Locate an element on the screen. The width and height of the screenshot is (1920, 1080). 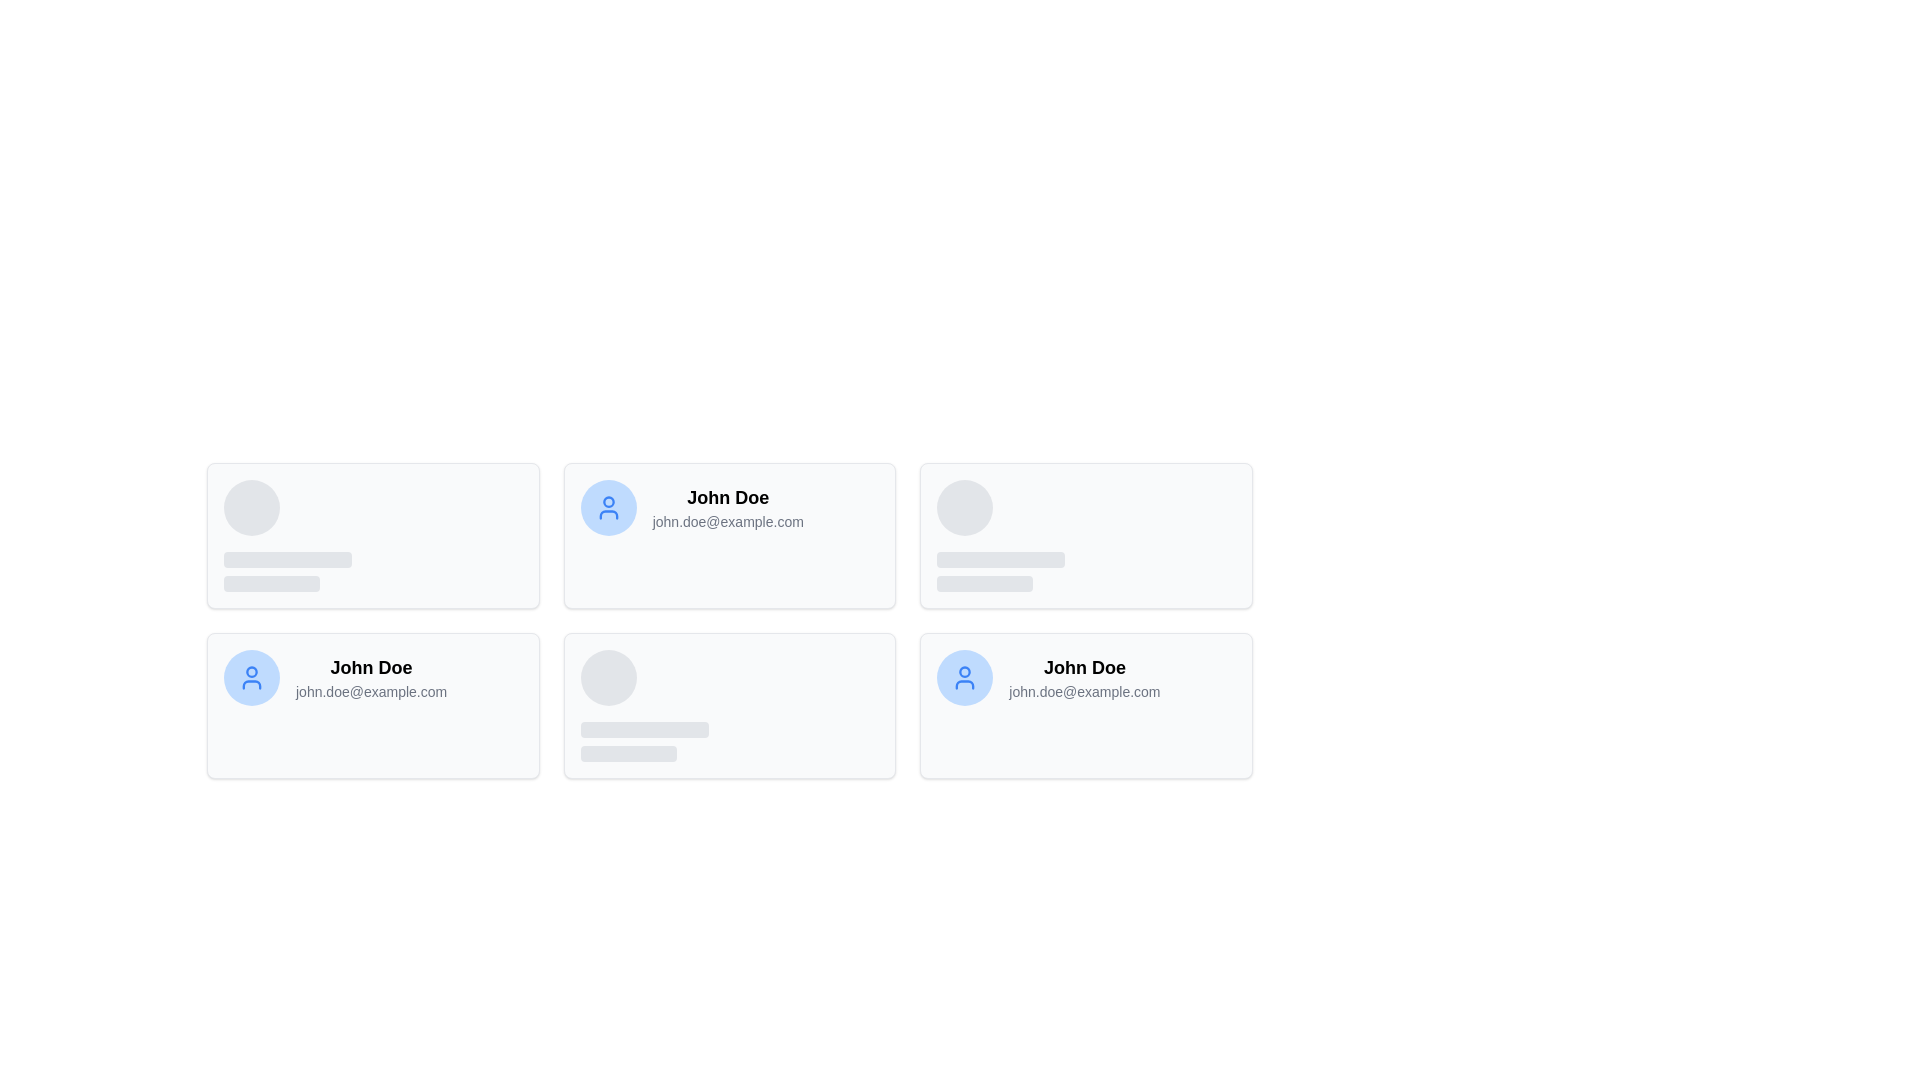
the text display component showing 'John Doe' and 'john.doe@example.com' is located at coordinates (727, 507).